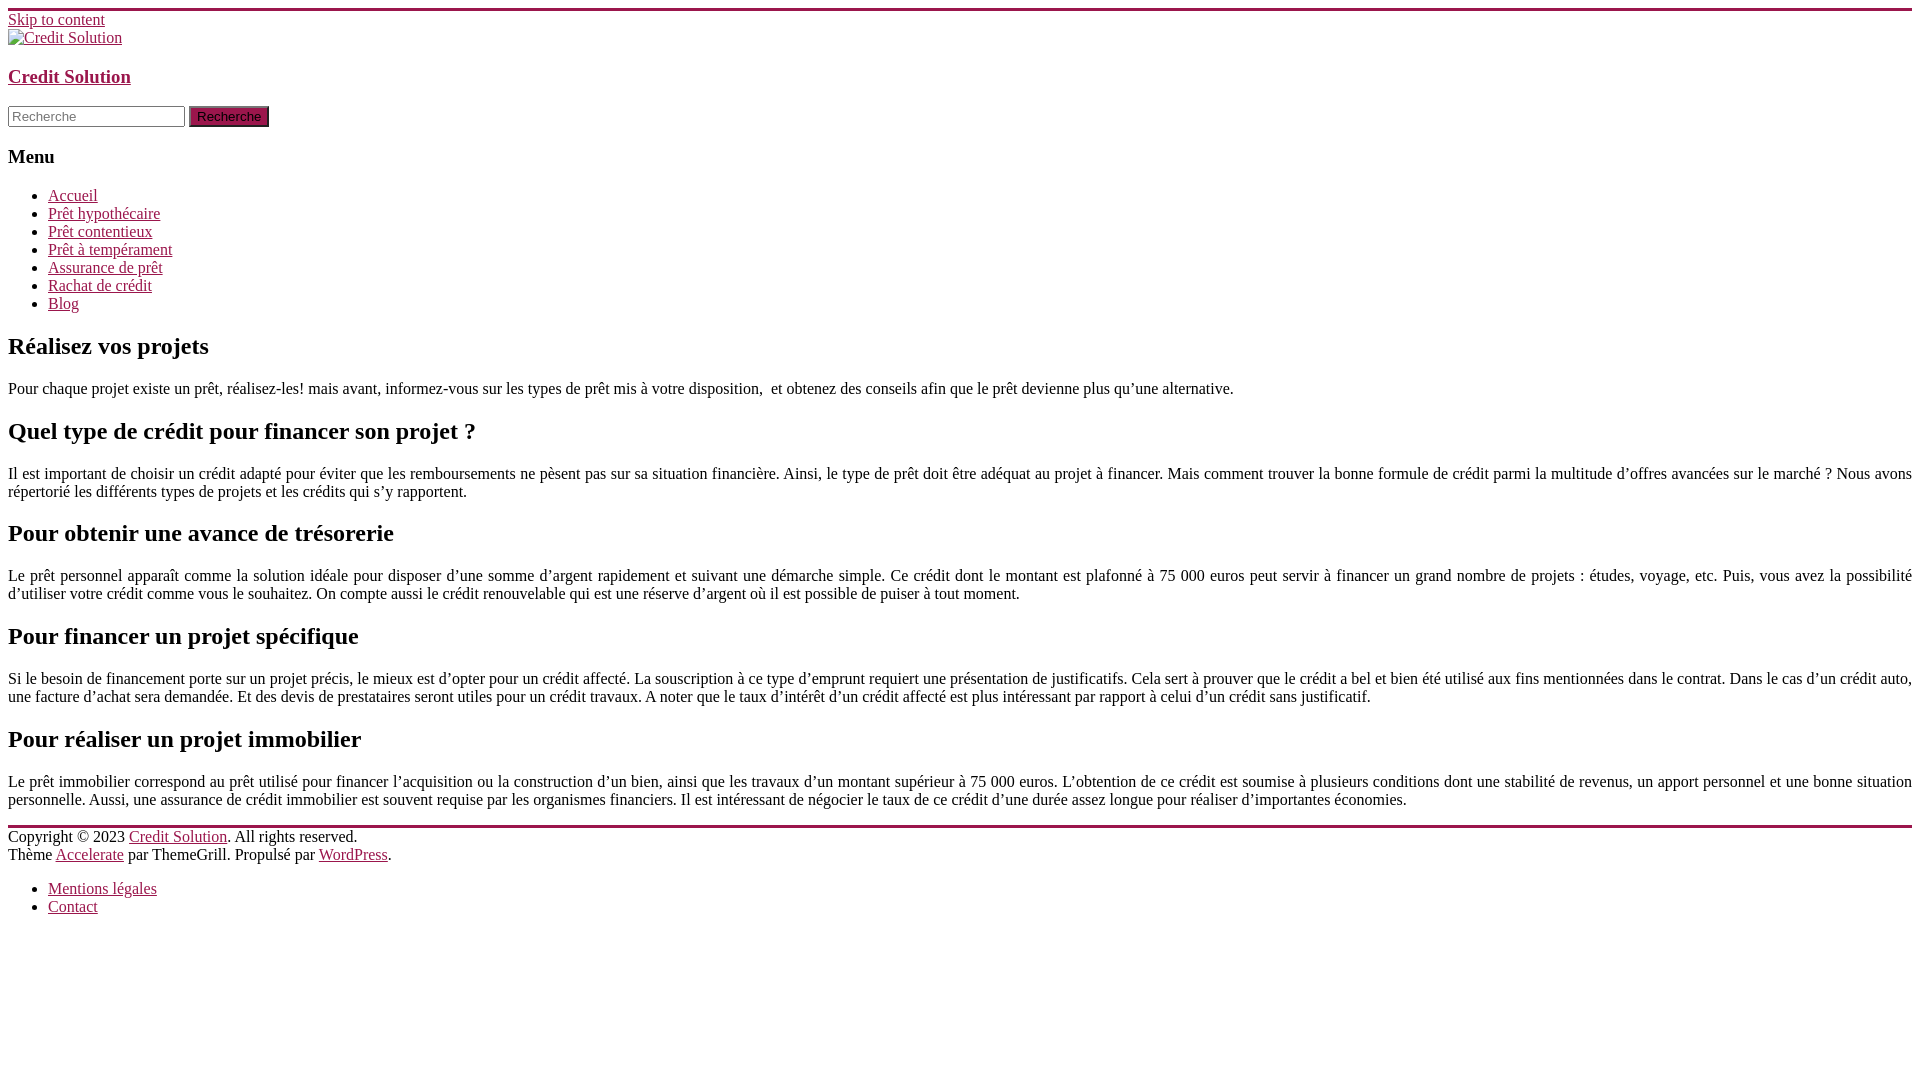  Describe the element at coordinates (89, 854) in the screenshot. I see `'Accelerate'` at that location.